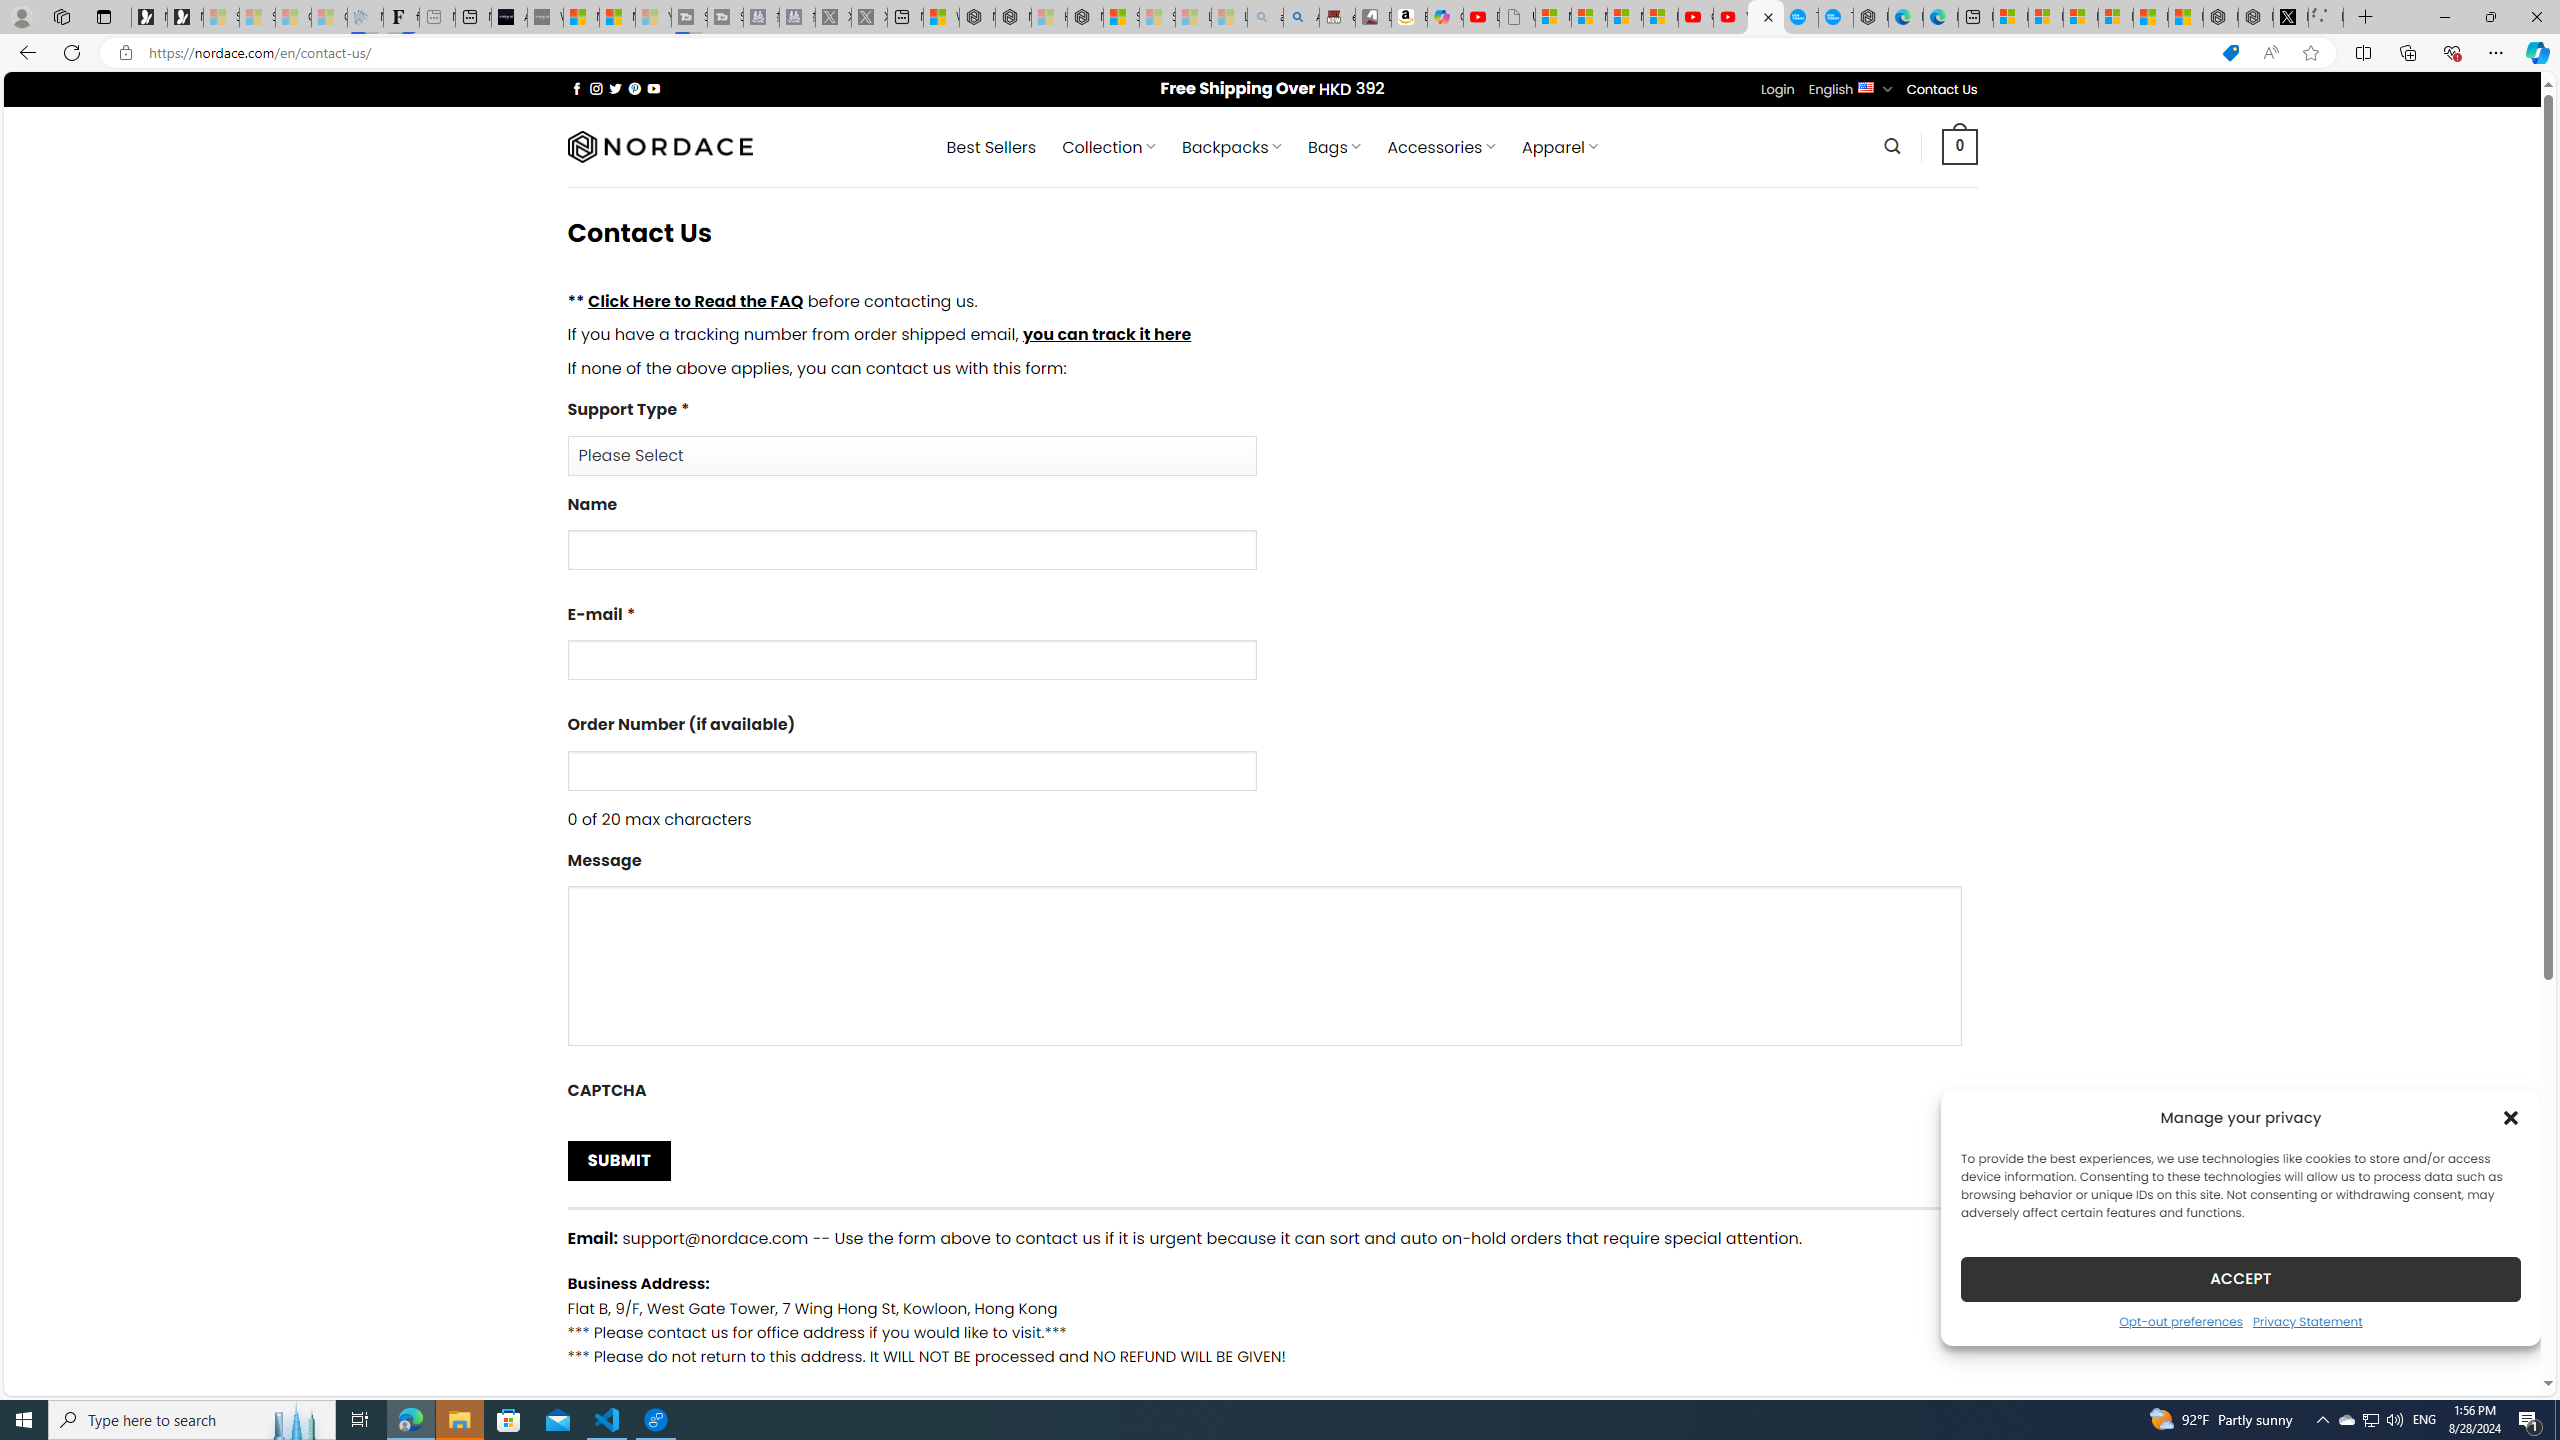  What do you see at coordinates (576, 88) in the screenshot?
I see `'Follow on Facebook'` at bounding box center [576, 88].